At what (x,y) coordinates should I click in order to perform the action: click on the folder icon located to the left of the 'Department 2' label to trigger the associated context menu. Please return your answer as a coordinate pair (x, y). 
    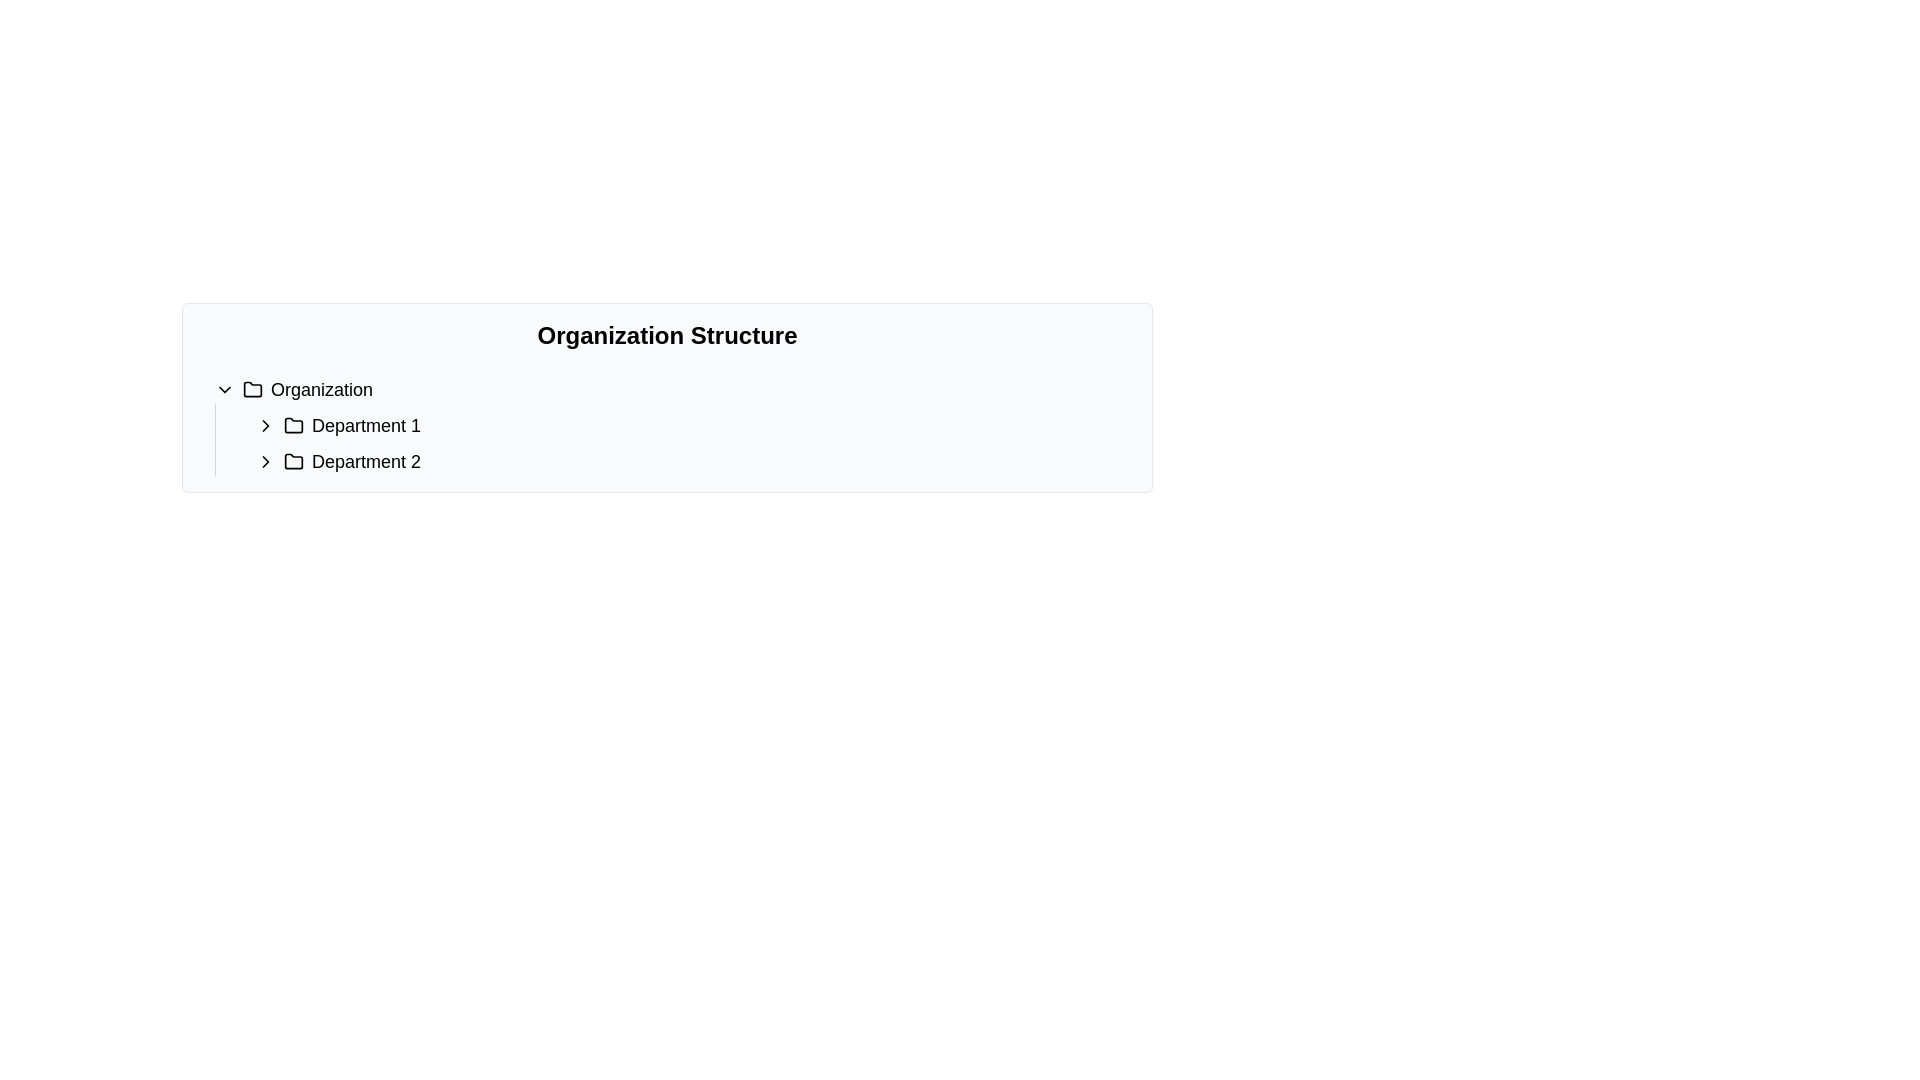
    Looking at the image, I should click on (292, 462).